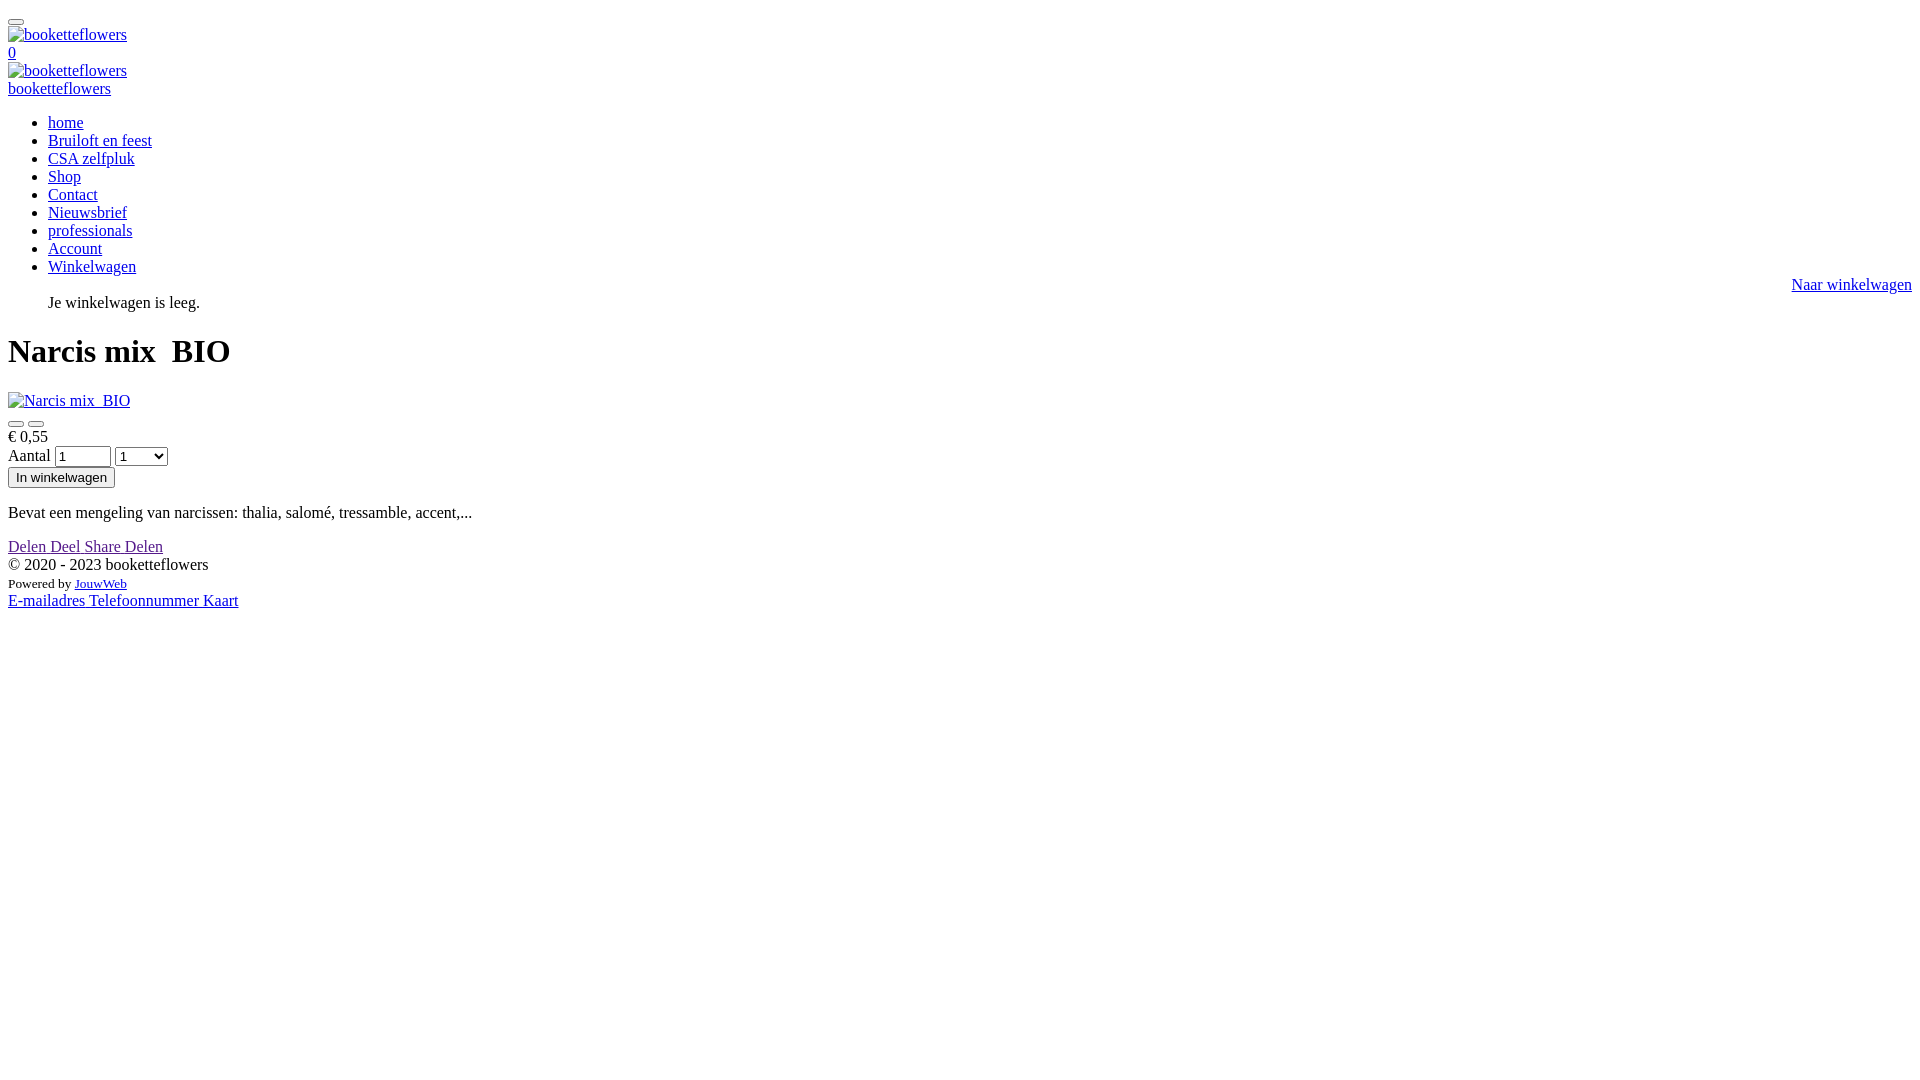  Describe the element at coordinates (143, 546) in the screenshot. I see `'Delen'` at that location.